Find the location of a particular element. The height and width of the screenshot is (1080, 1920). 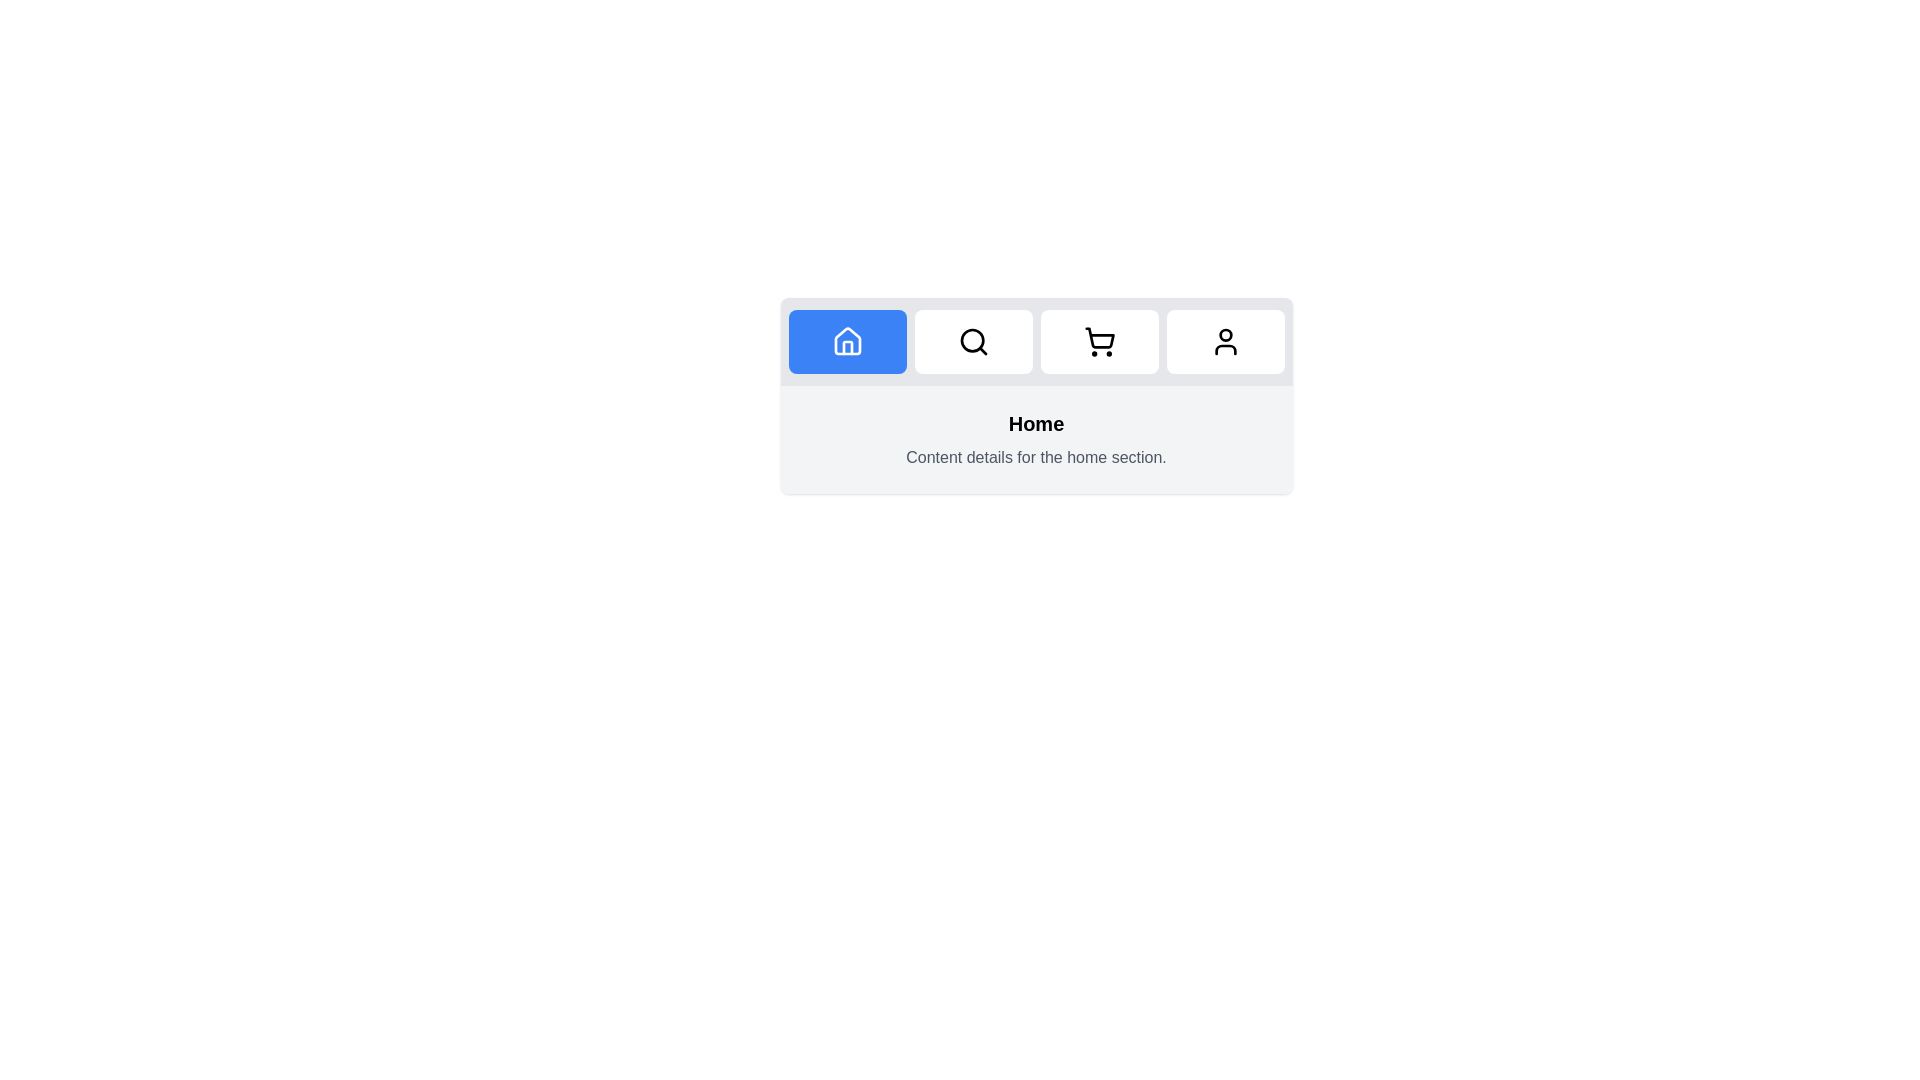

the Home section icon by moving to the center of the icon located in the first section of the navigation bar is located at coordinates (847, 340).